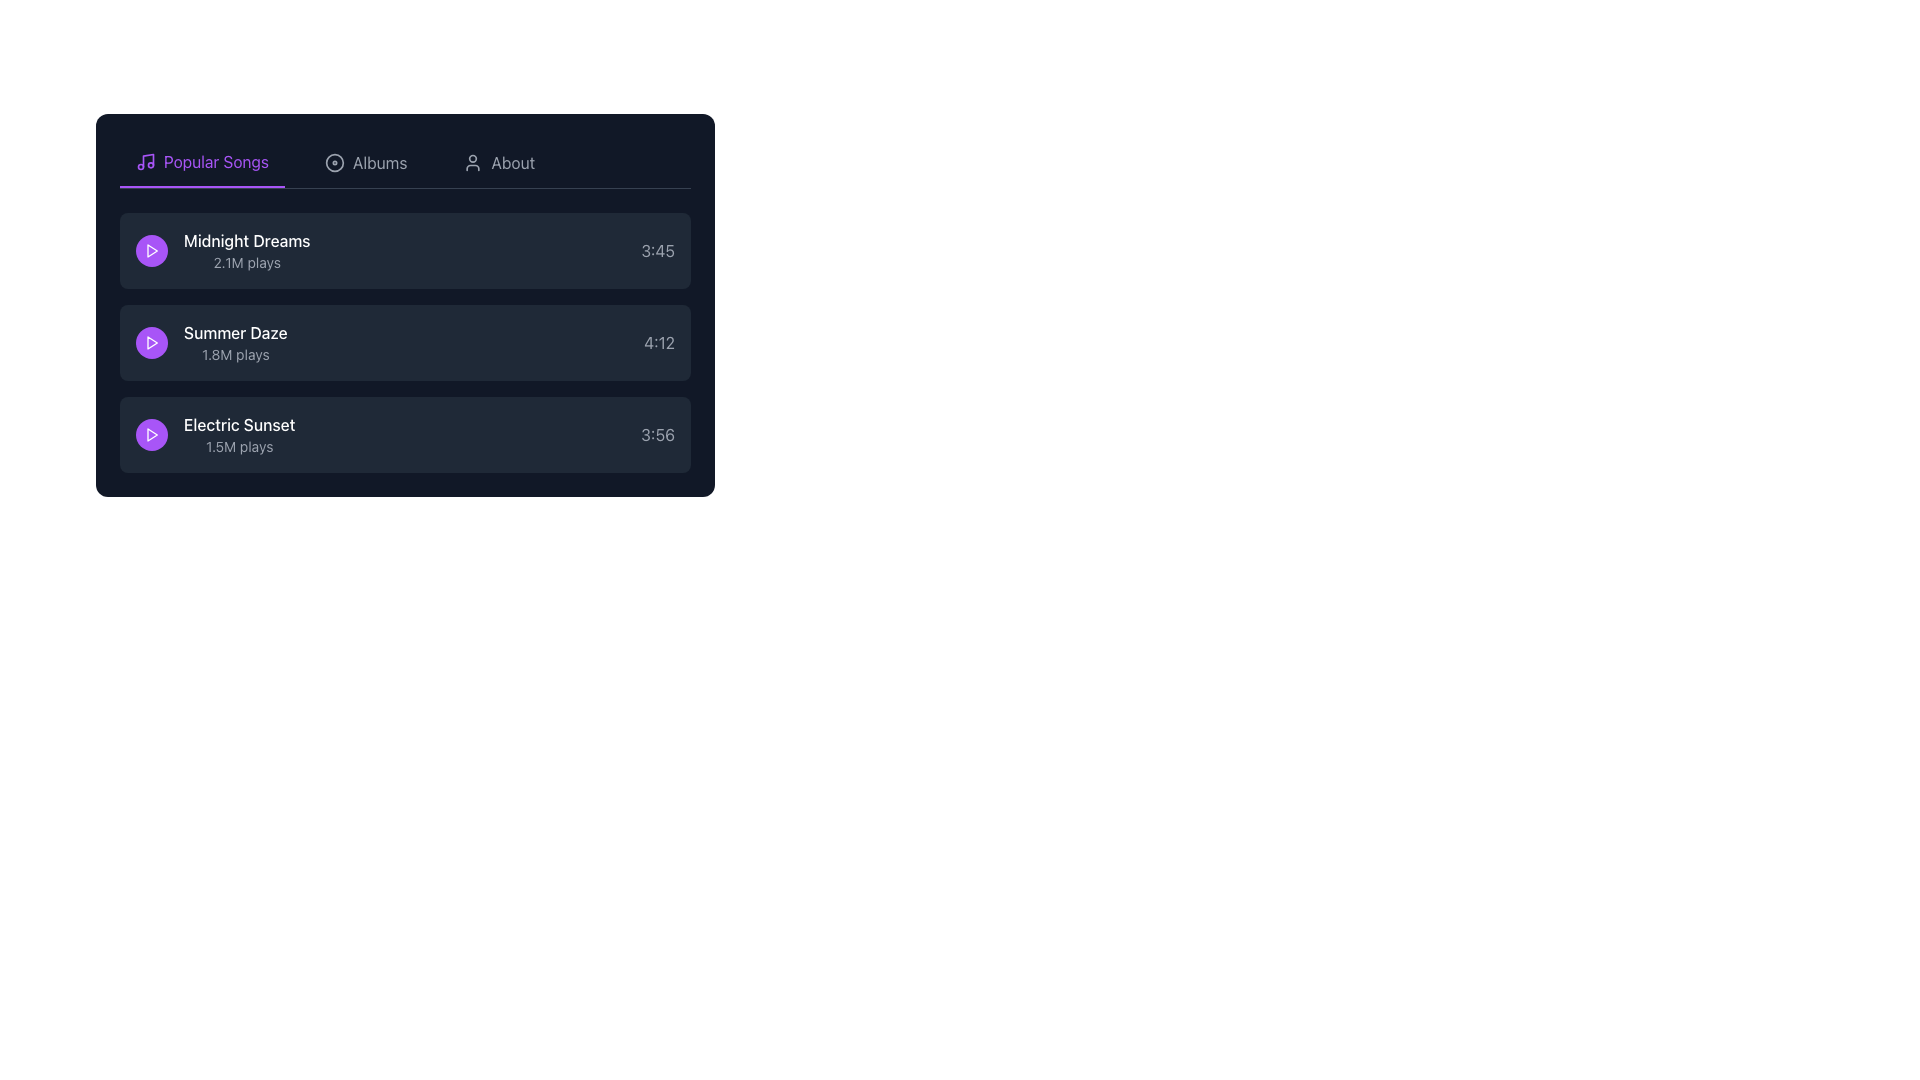  Describe the element at coordinates (239, 446) in the screenshot. I see `the text label indicating the playback count for the song 'Electric Sunset', which is located directly below the song title in the third position of the song list` at that location.